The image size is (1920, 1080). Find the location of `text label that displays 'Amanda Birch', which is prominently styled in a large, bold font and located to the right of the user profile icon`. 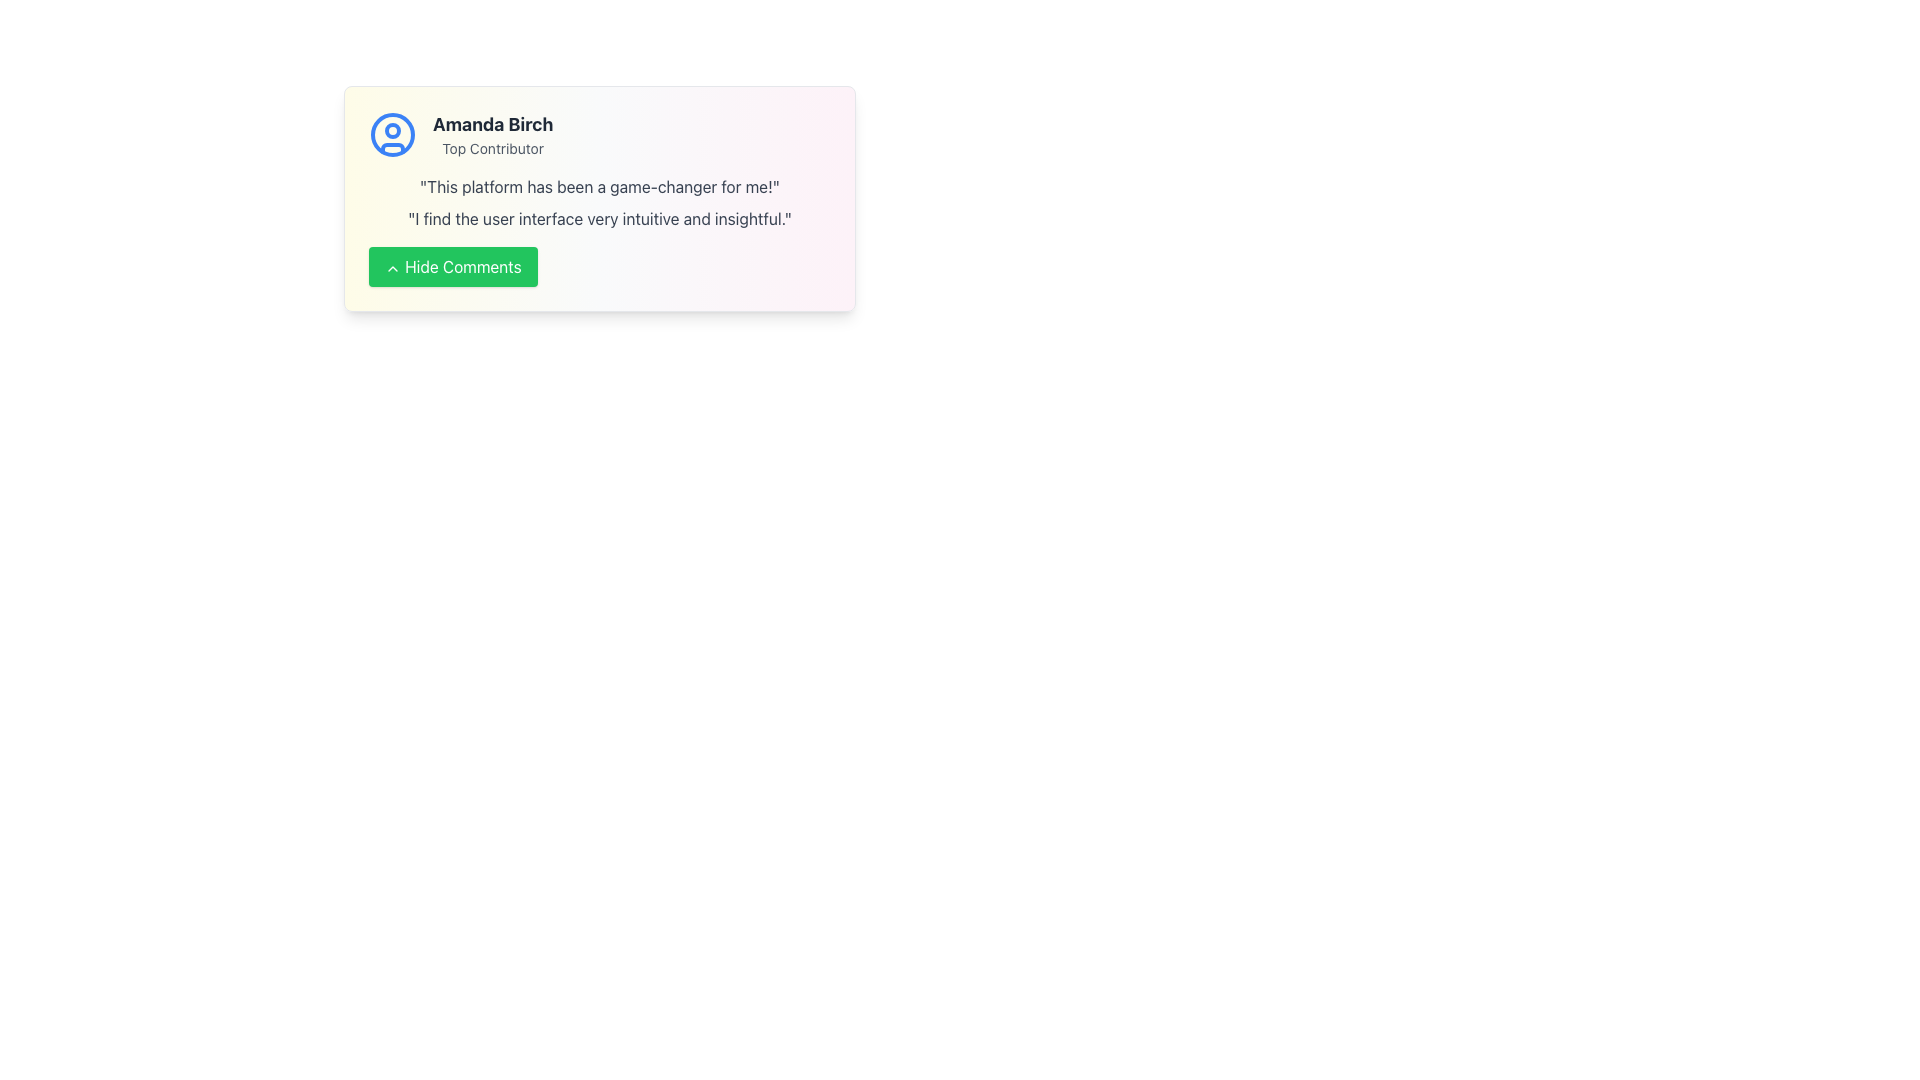

text label that displays 'Amanda Birch', which is prominently styled in a large, bold font and located to the right of the user profile icon is located at coordinates (493, 124).